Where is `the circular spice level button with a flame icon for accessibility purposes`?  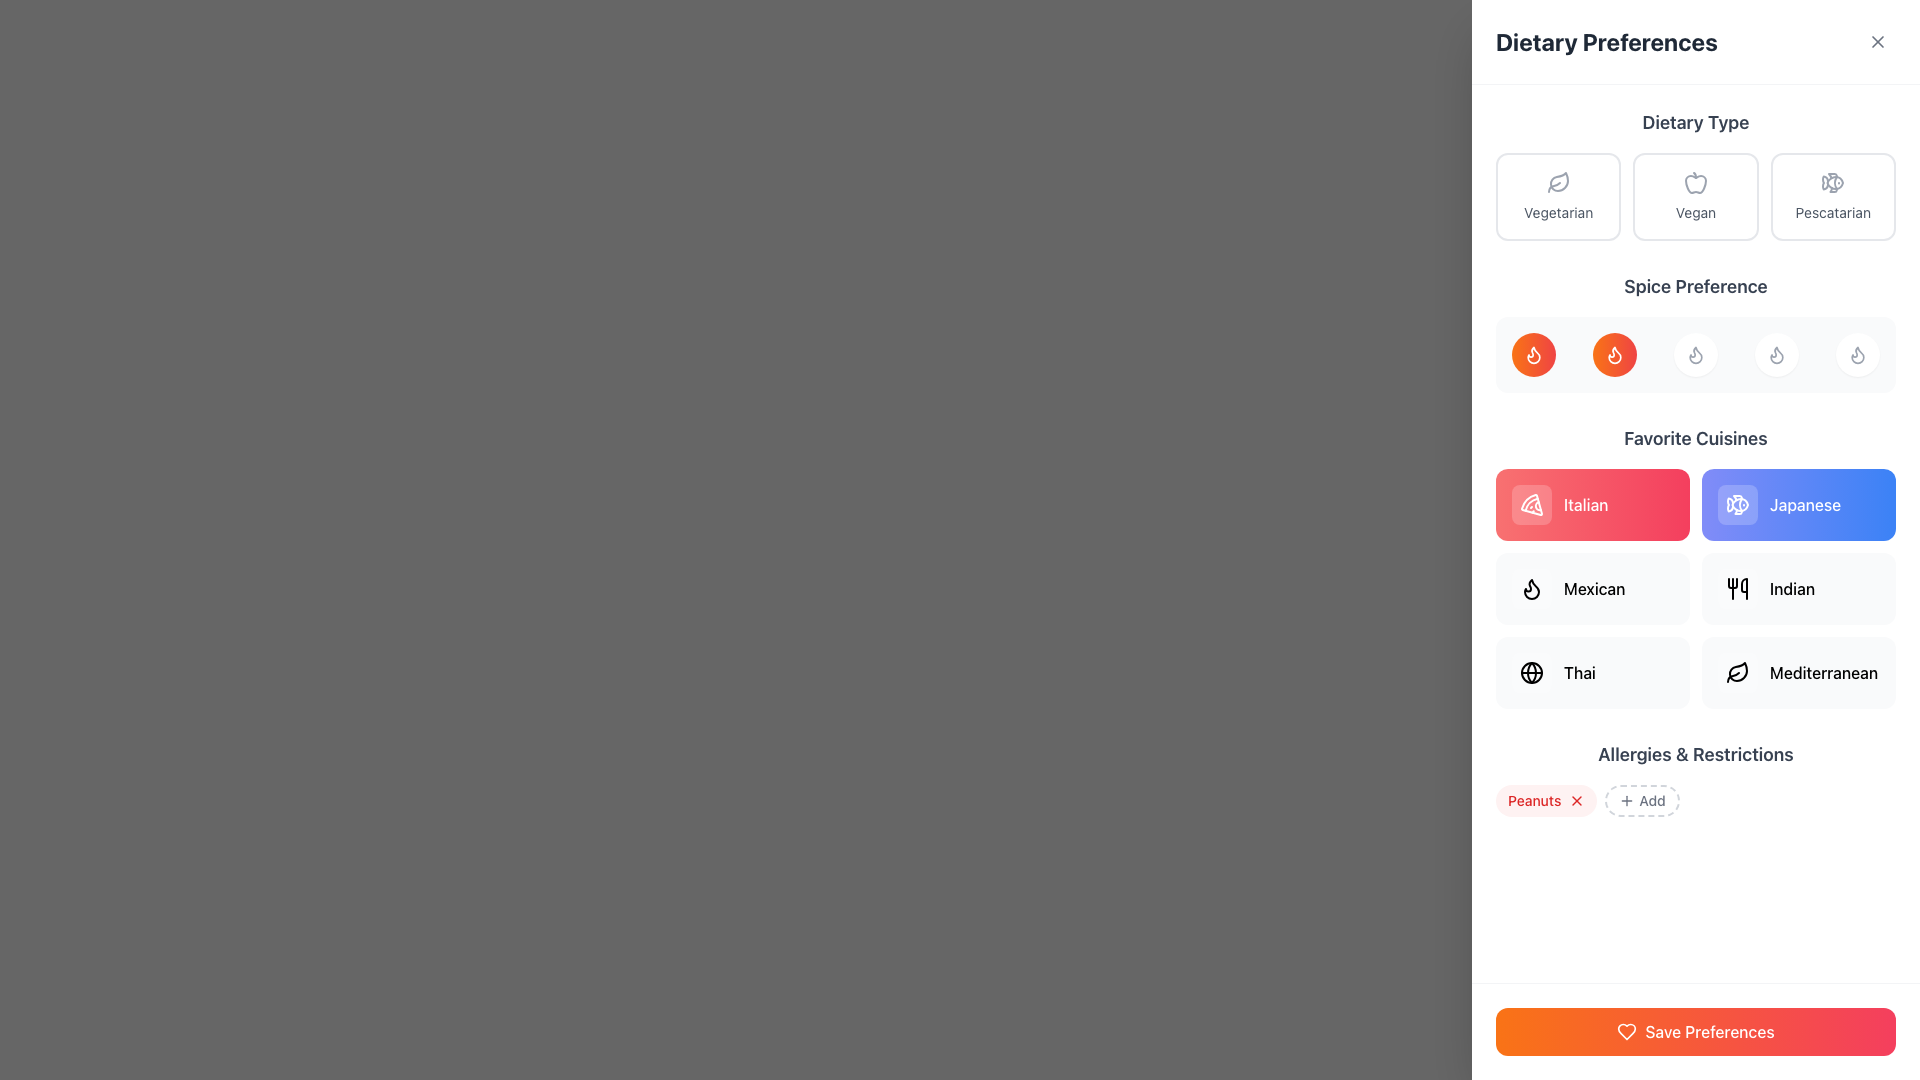 the circular spice level button with a flame icon for accessibility purposes is located at coordinates (1694, 331).